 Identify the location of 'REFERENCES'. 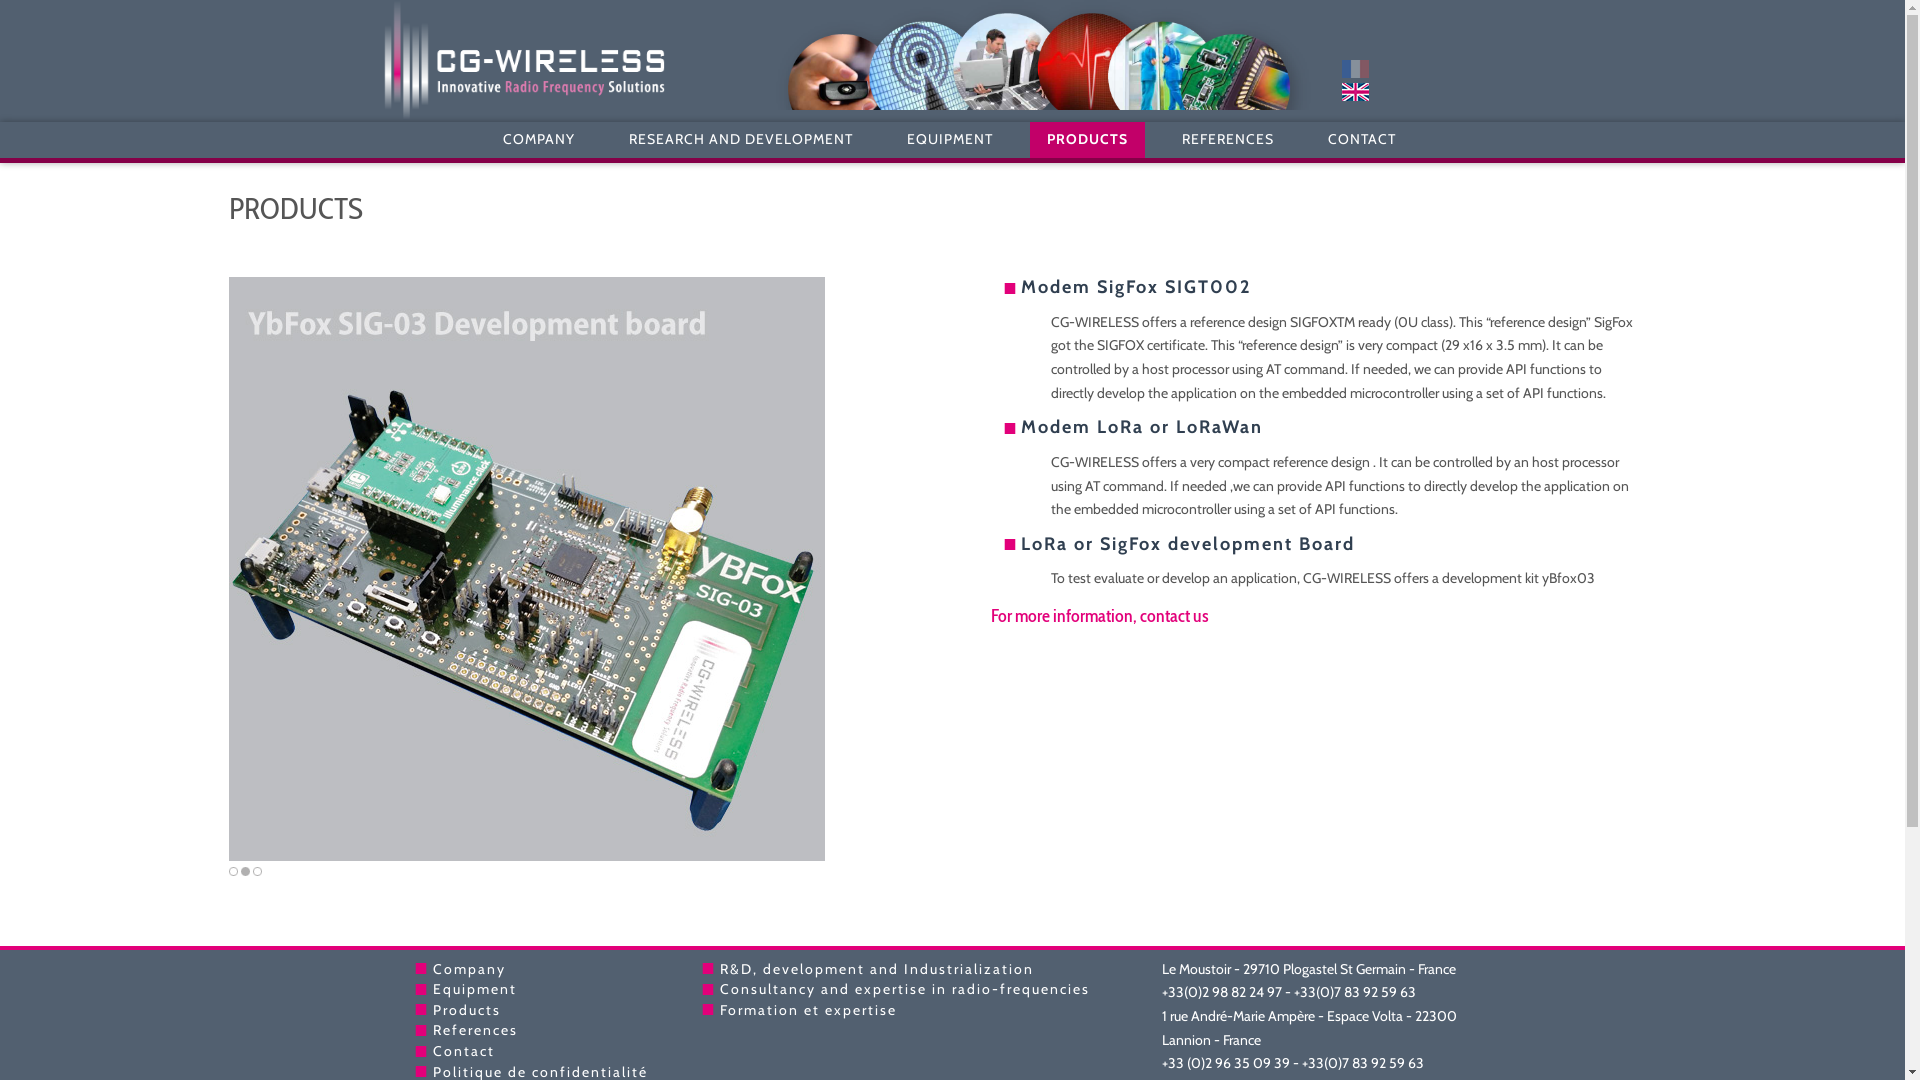
(1165, 138).